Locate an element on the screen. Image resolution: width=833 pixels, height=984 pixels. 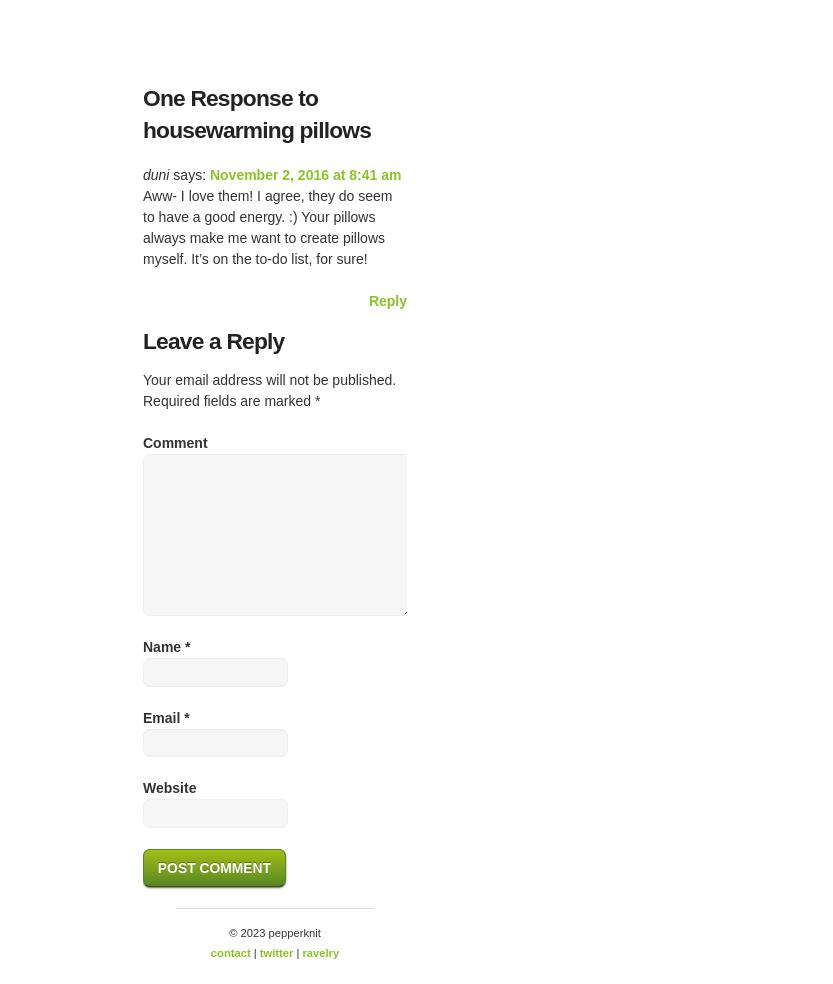
'Your email address will not be published.' is located at coordinates (269, 379).